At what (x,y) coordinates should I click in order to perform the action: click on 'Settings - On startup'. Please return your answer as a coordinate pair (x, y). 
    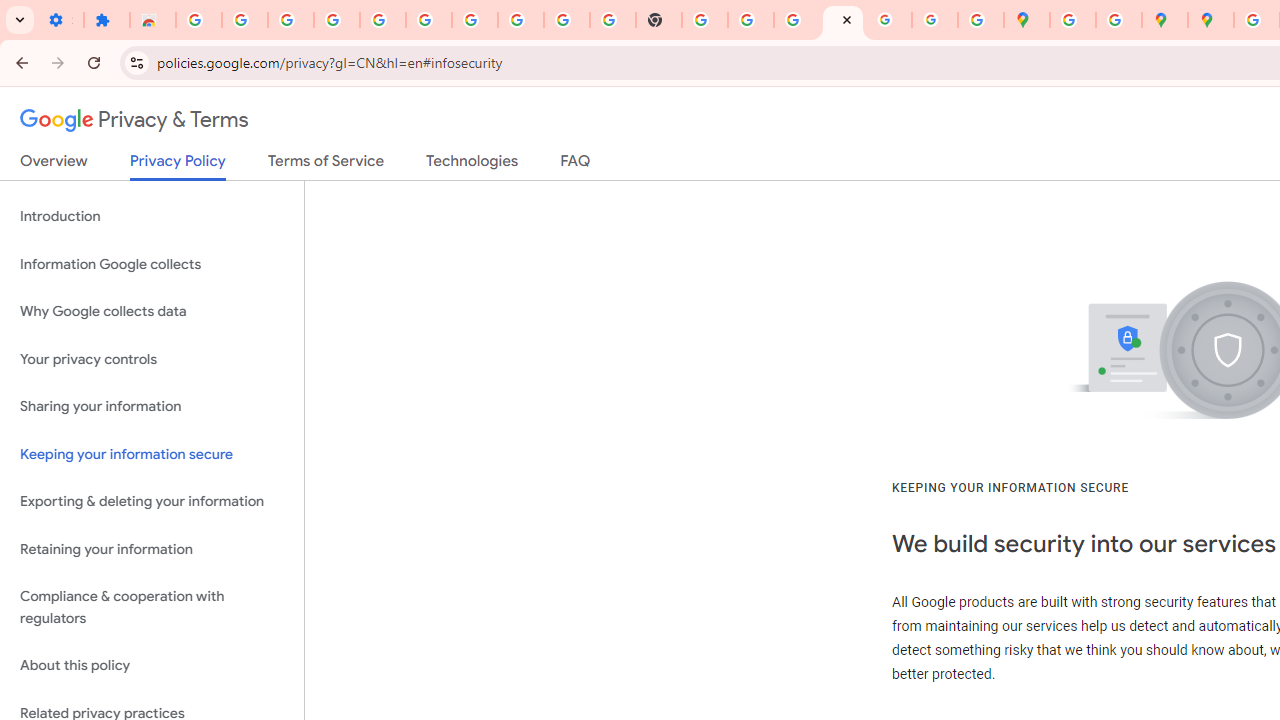
    Looking at the image, I should click on (60, 20).